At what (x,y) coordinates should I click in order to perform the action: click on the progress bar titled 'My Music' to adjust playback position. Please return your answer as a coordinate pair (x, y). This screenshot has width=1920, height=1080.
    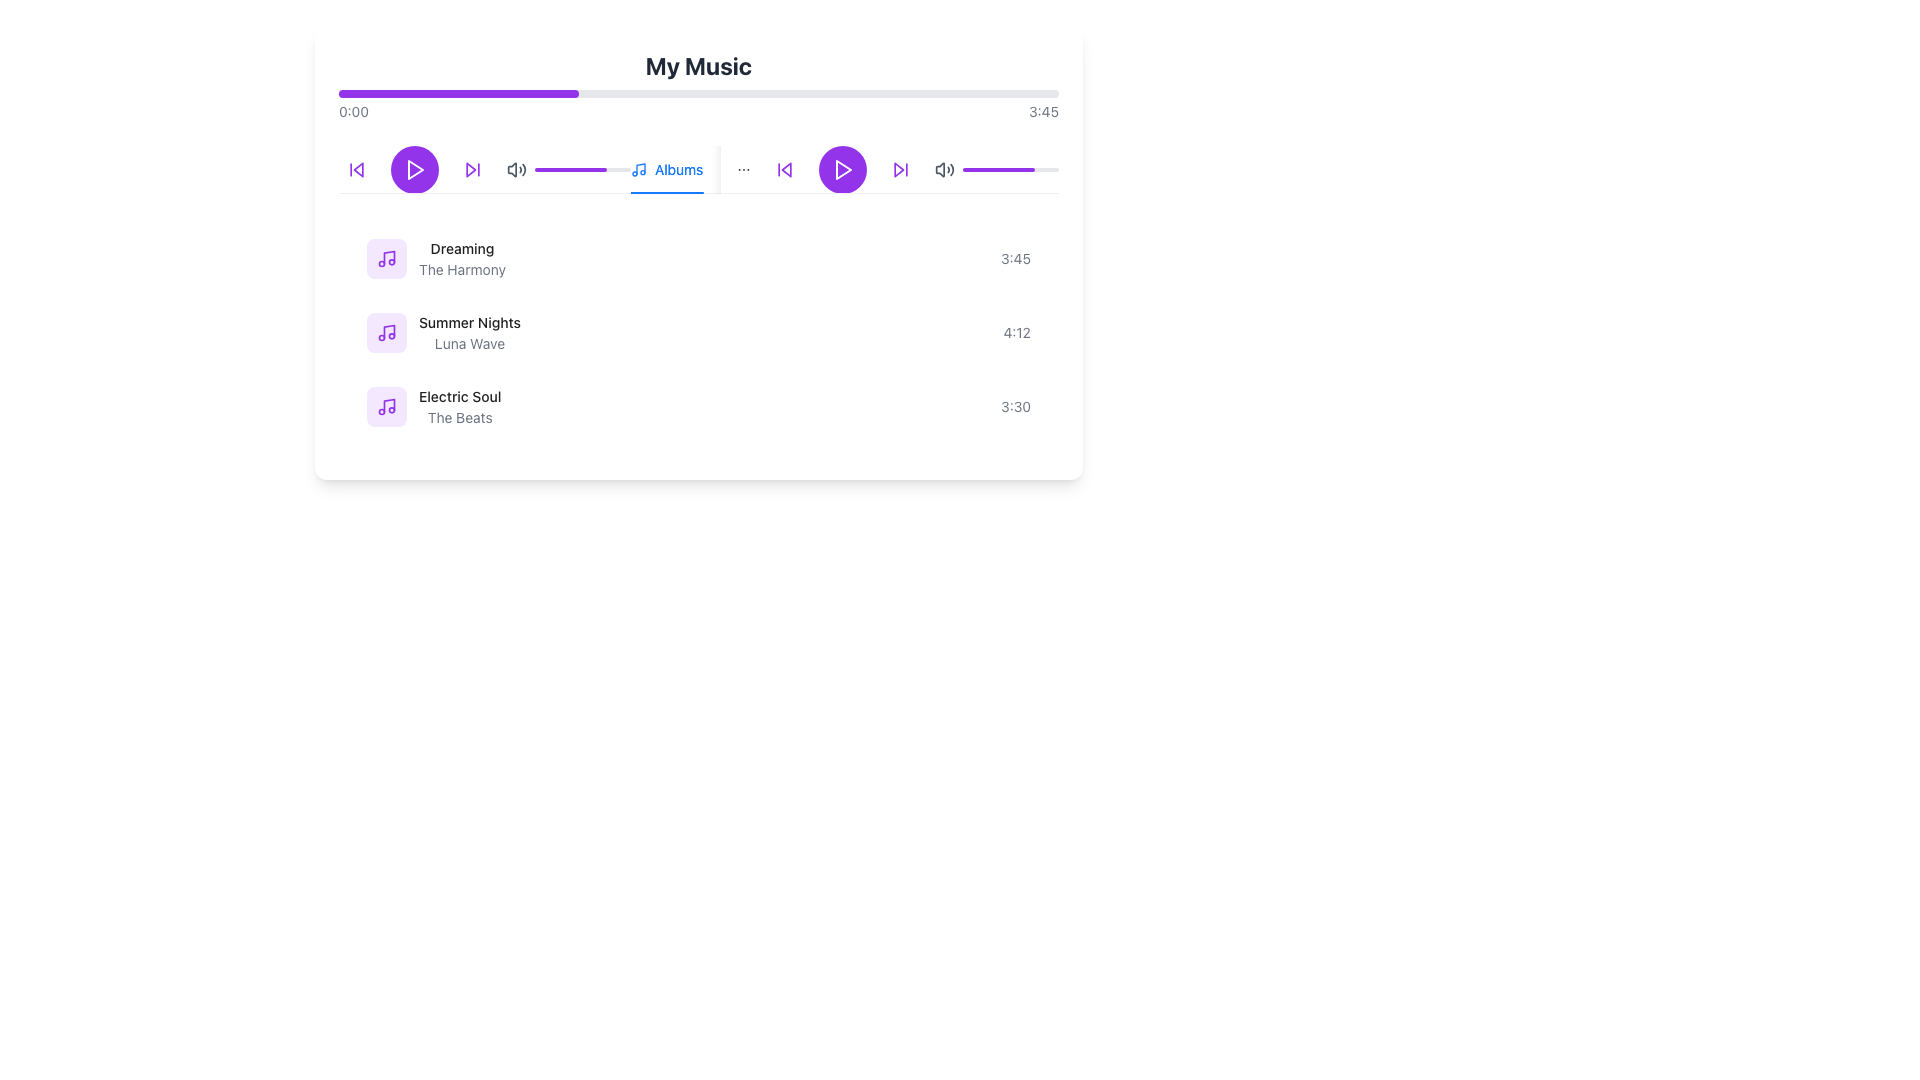
    Looking at the image, I should click on (699, 84).